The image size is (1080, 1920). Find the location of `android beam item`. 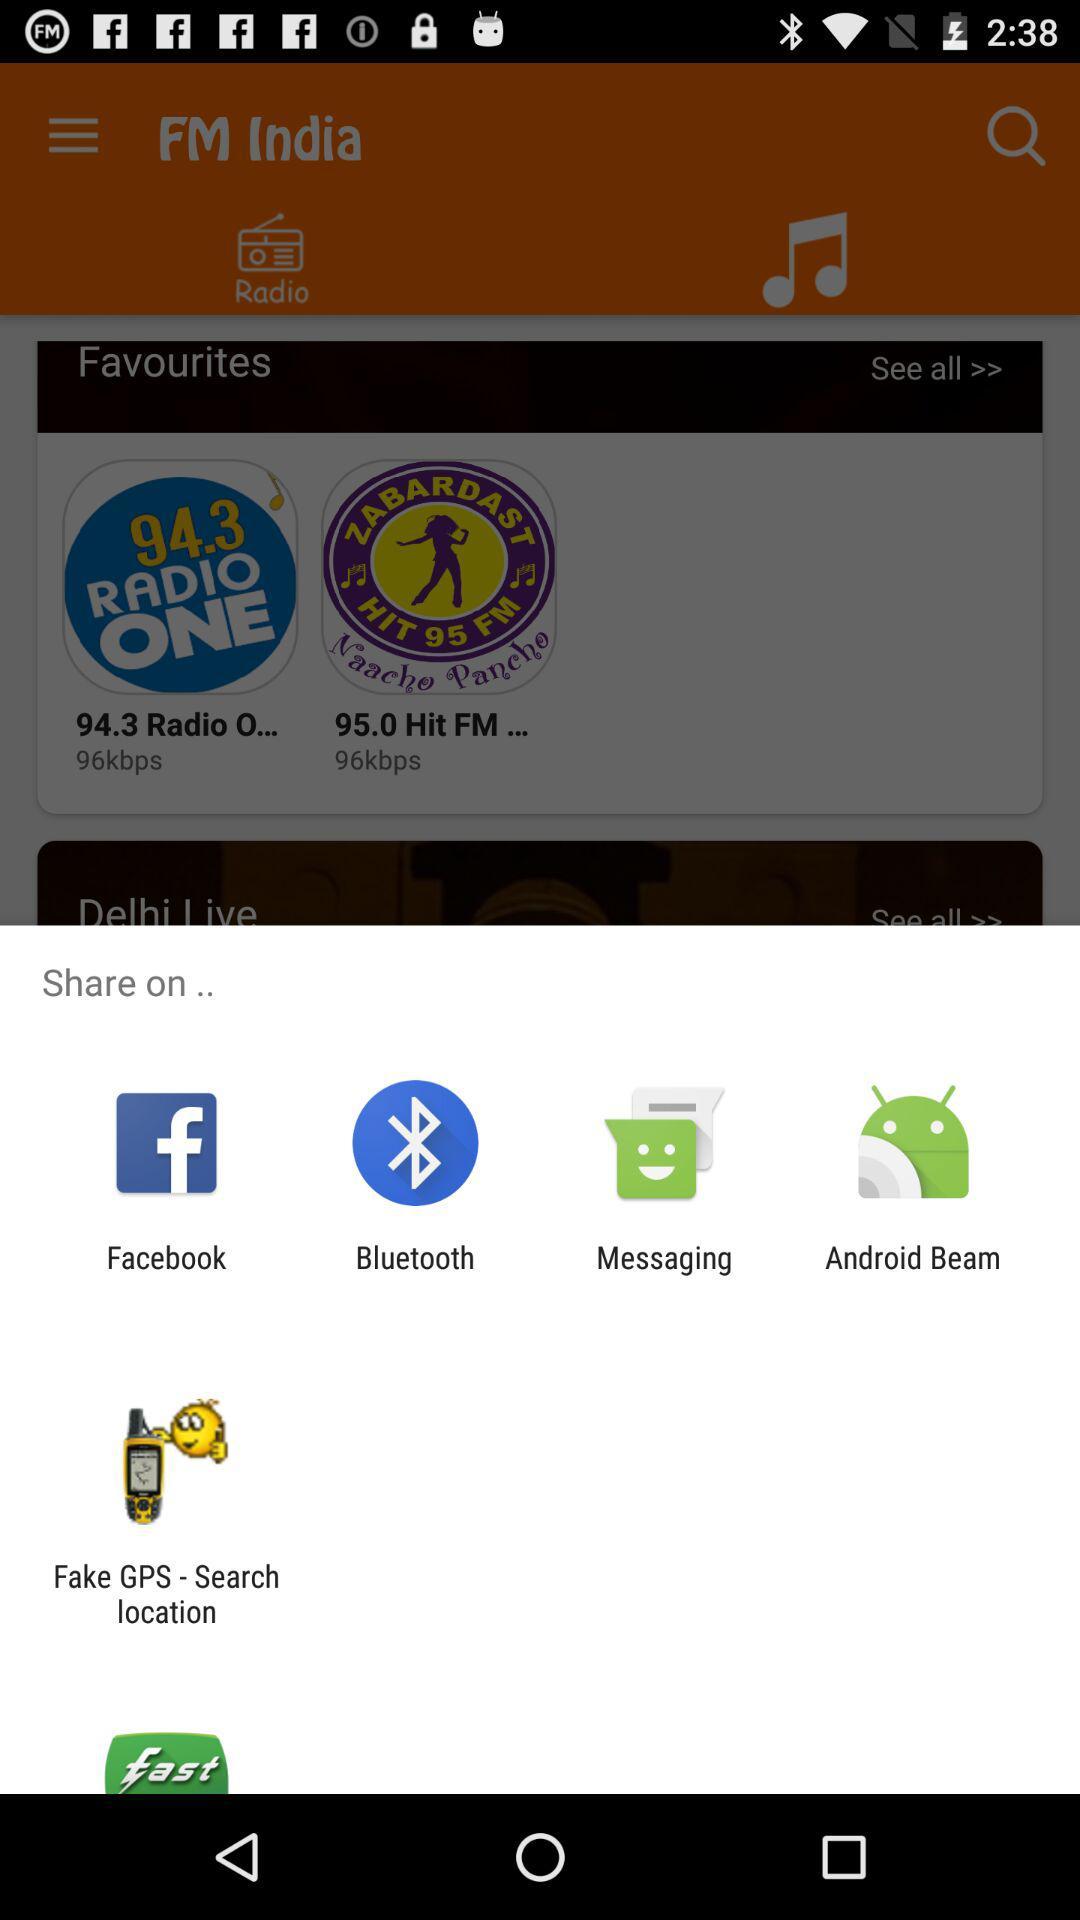

android beam item is located at coordinates (913, 1274).